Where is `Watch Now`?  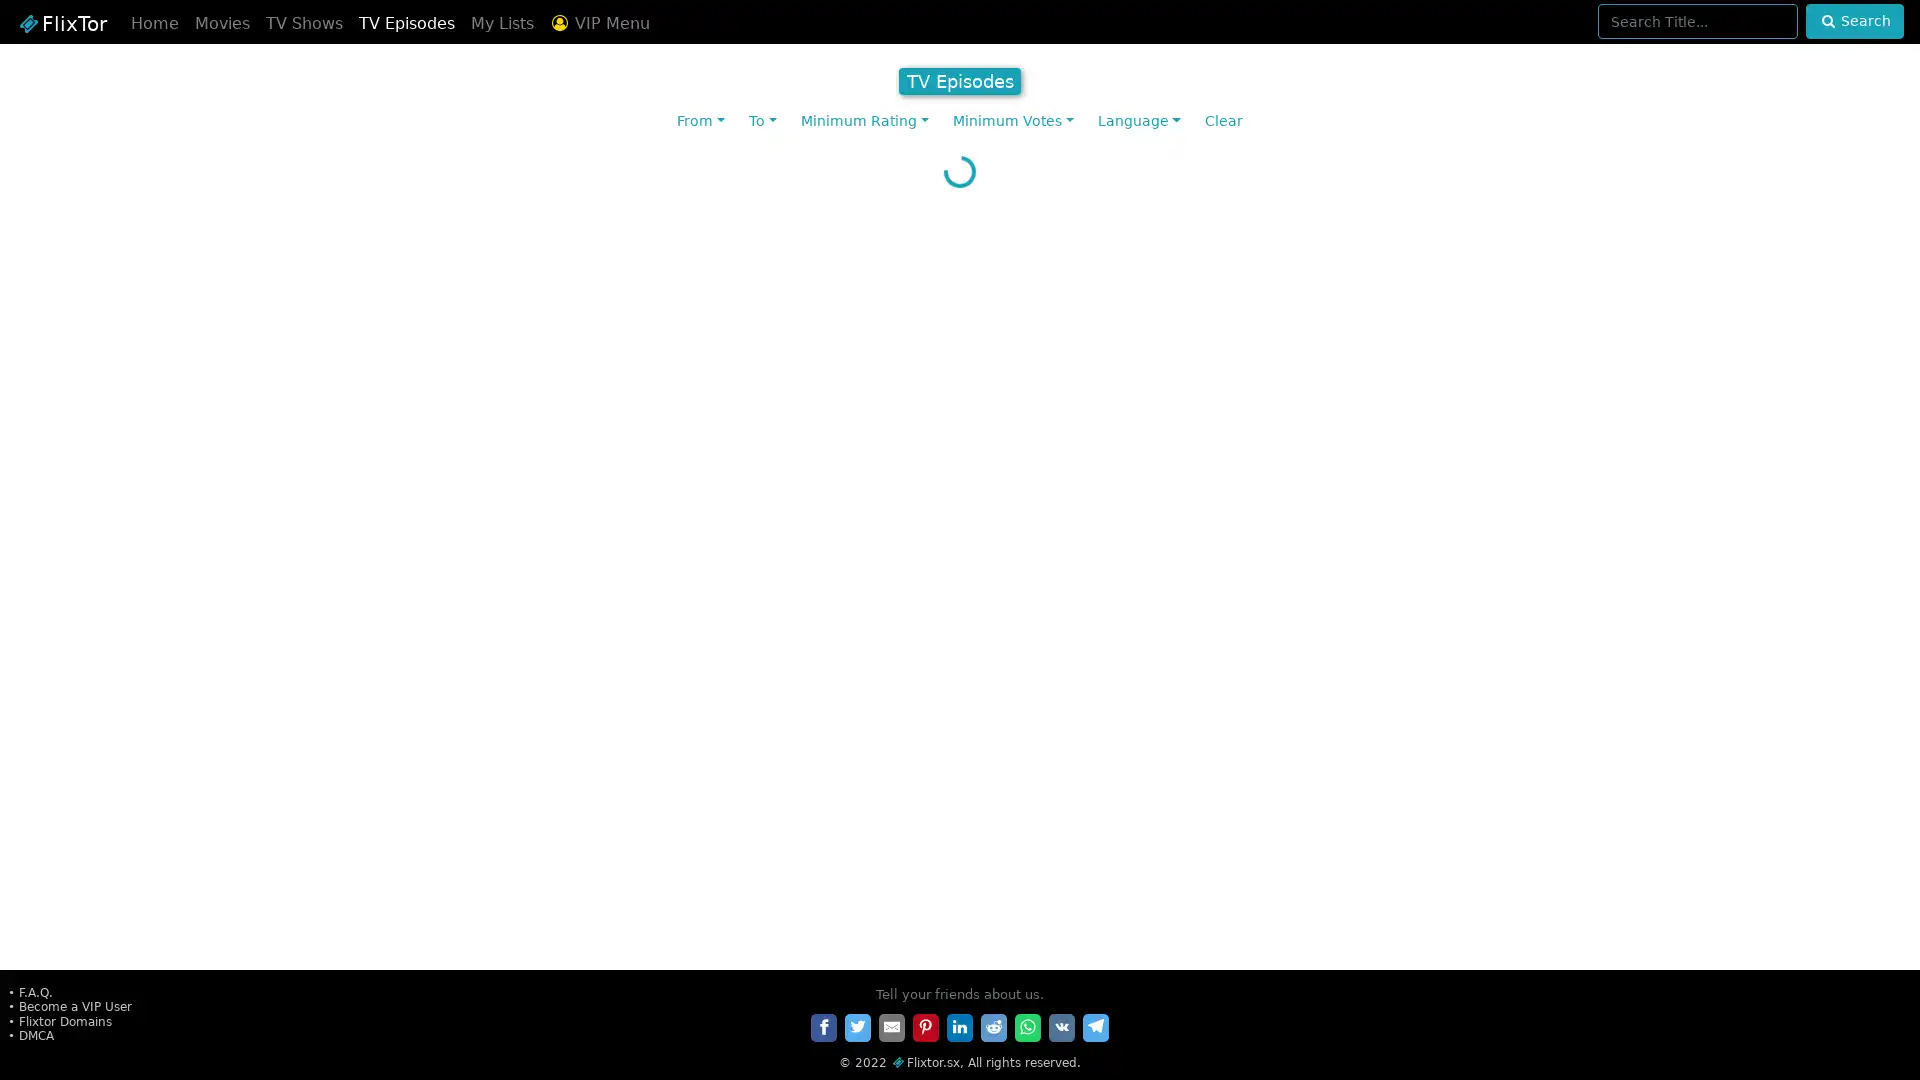 Watch Now is located at coordinates (1072, 438).